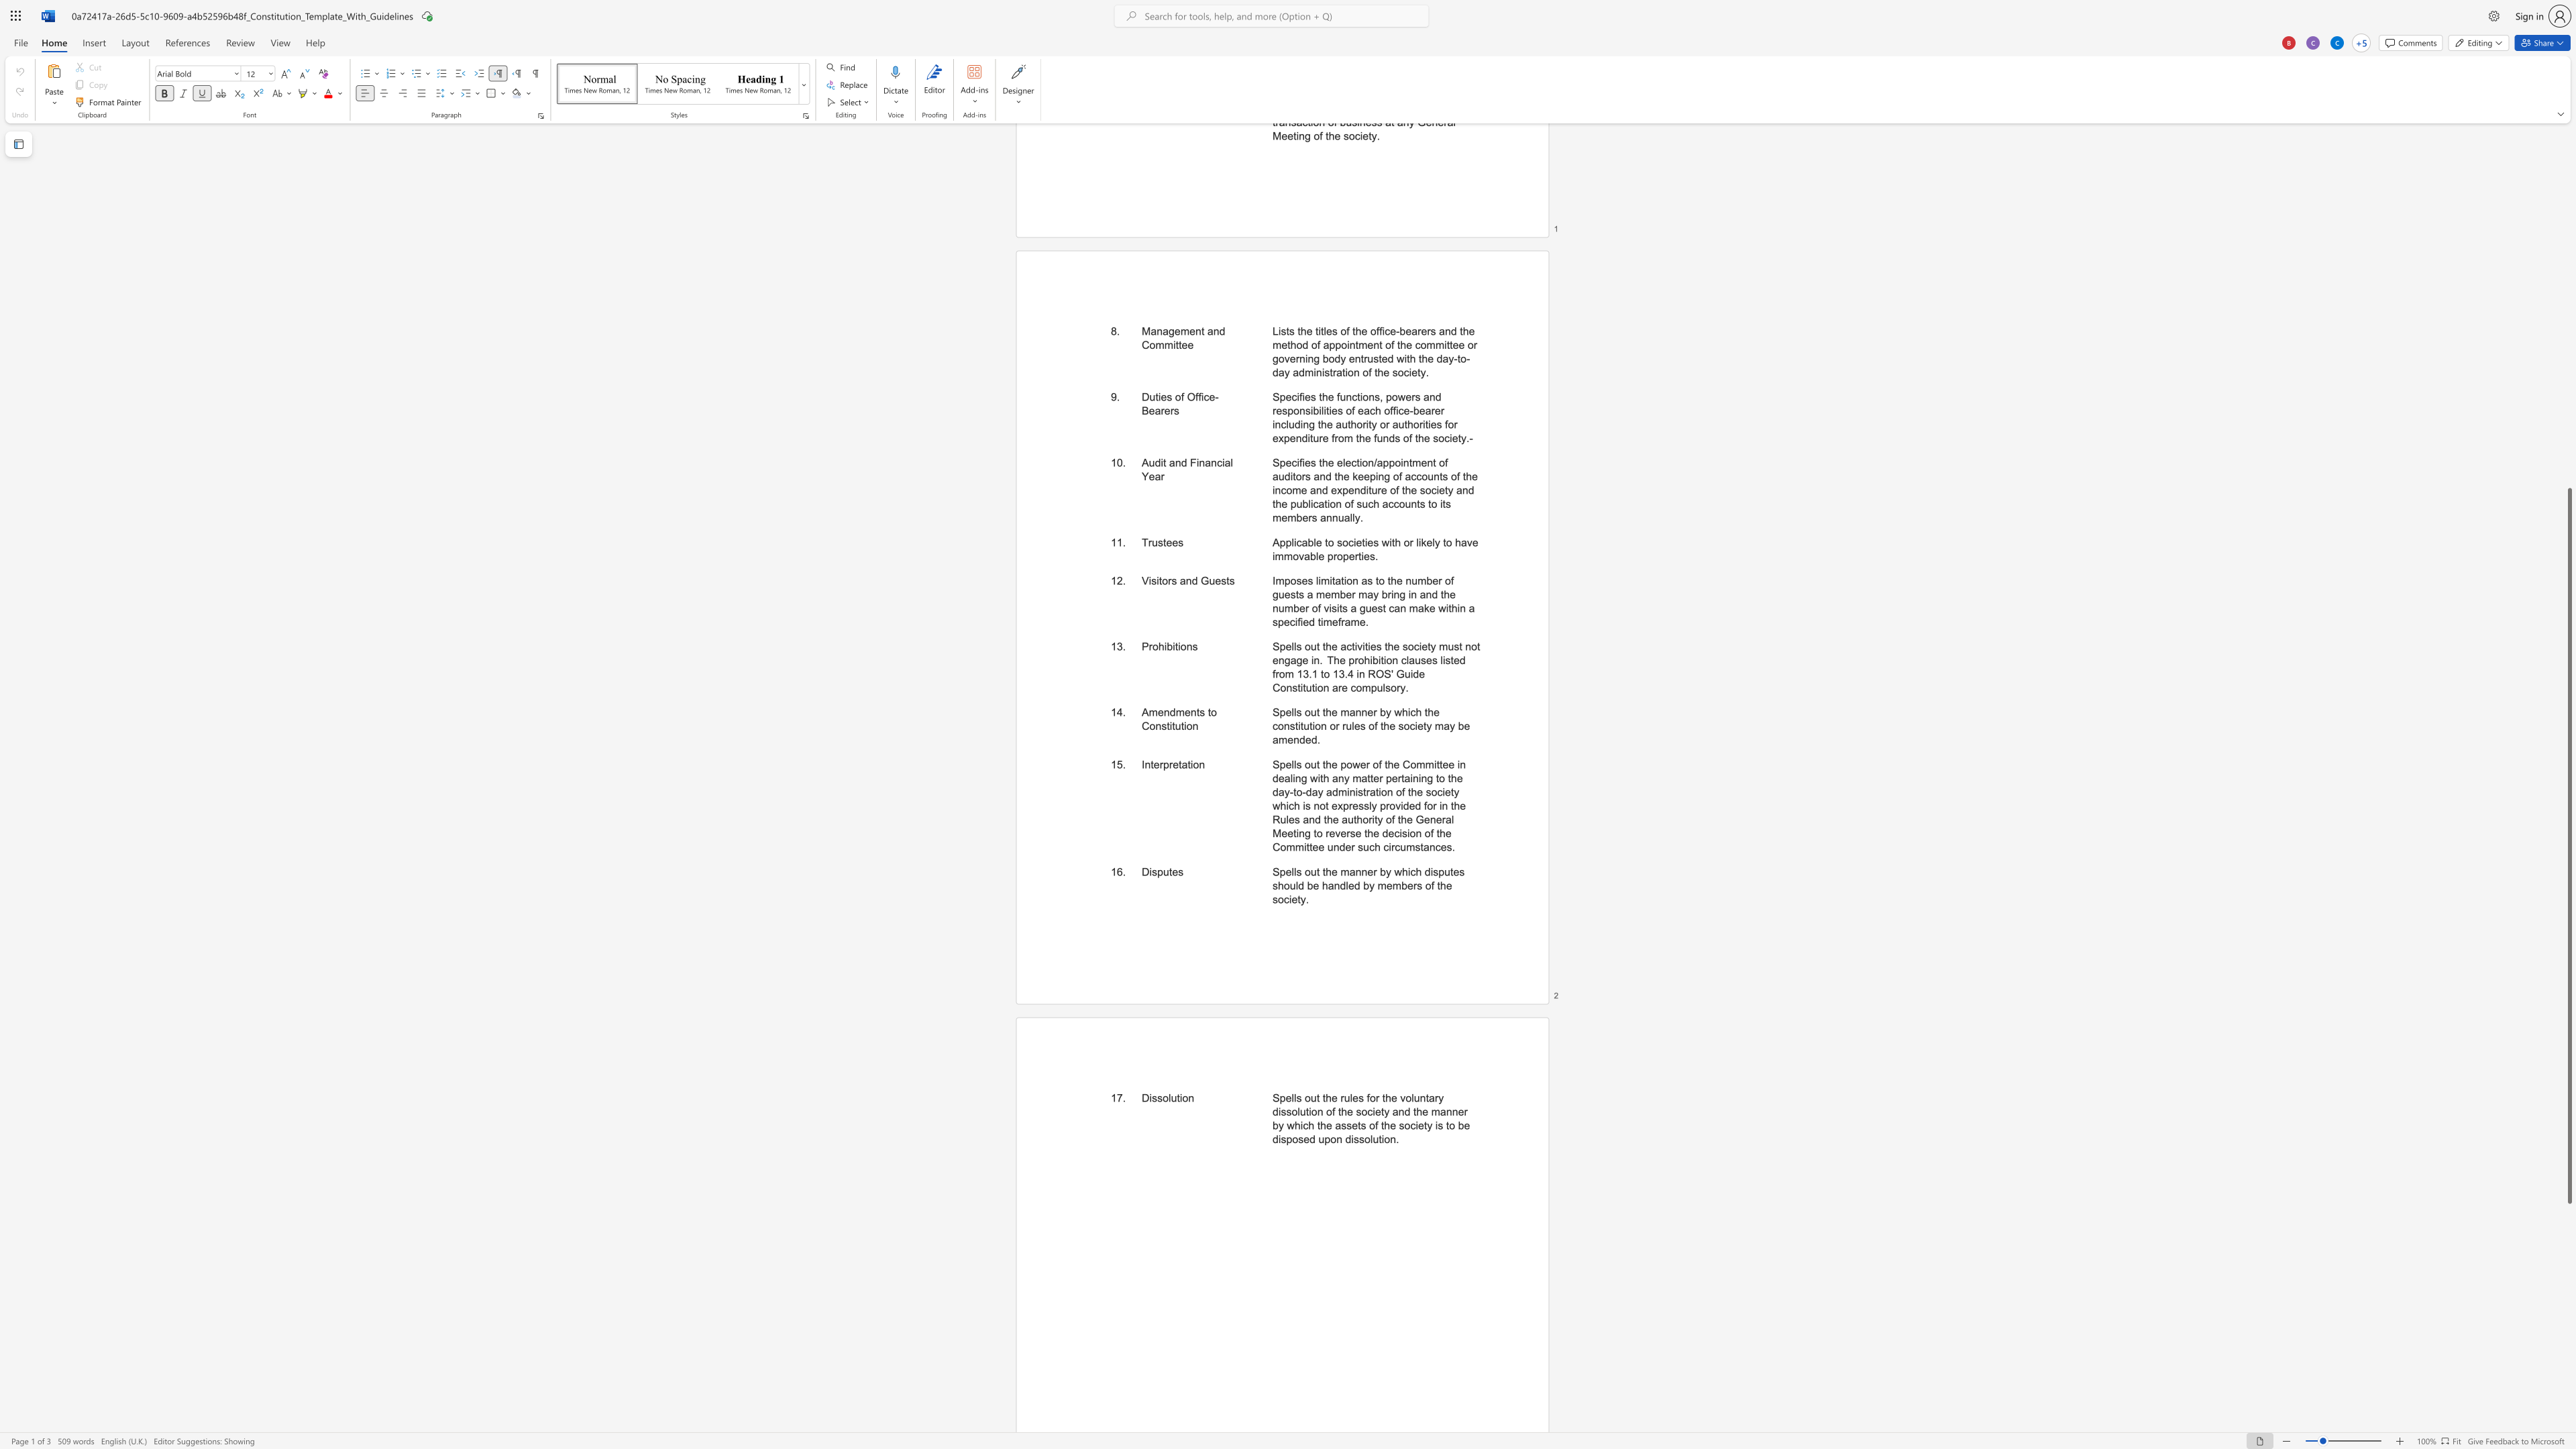 Image resolution: width=2576 pixels, height=1449 pixels. Describe the element at coordinates (2568, 341) in the screenshot. I see `the scrollbar on the right to move the page upward` at that location.